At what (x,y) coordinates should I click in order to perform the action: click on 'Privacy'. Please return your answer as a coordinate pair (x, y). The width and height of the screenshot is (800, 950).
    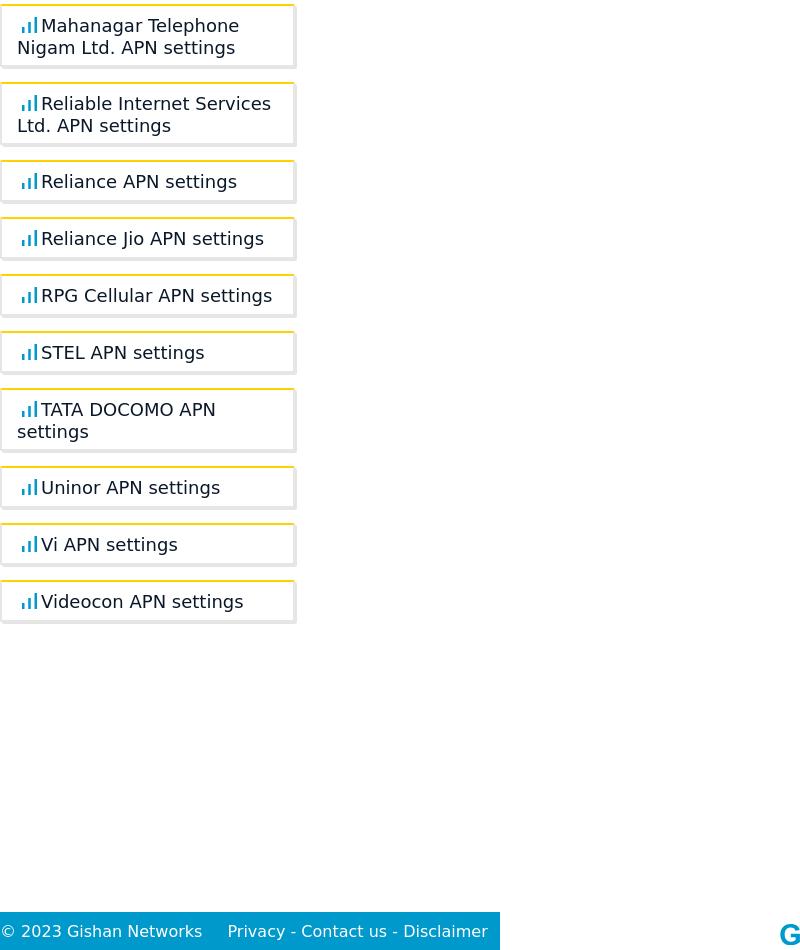
    Looking at the image, I should click on (255, 930).